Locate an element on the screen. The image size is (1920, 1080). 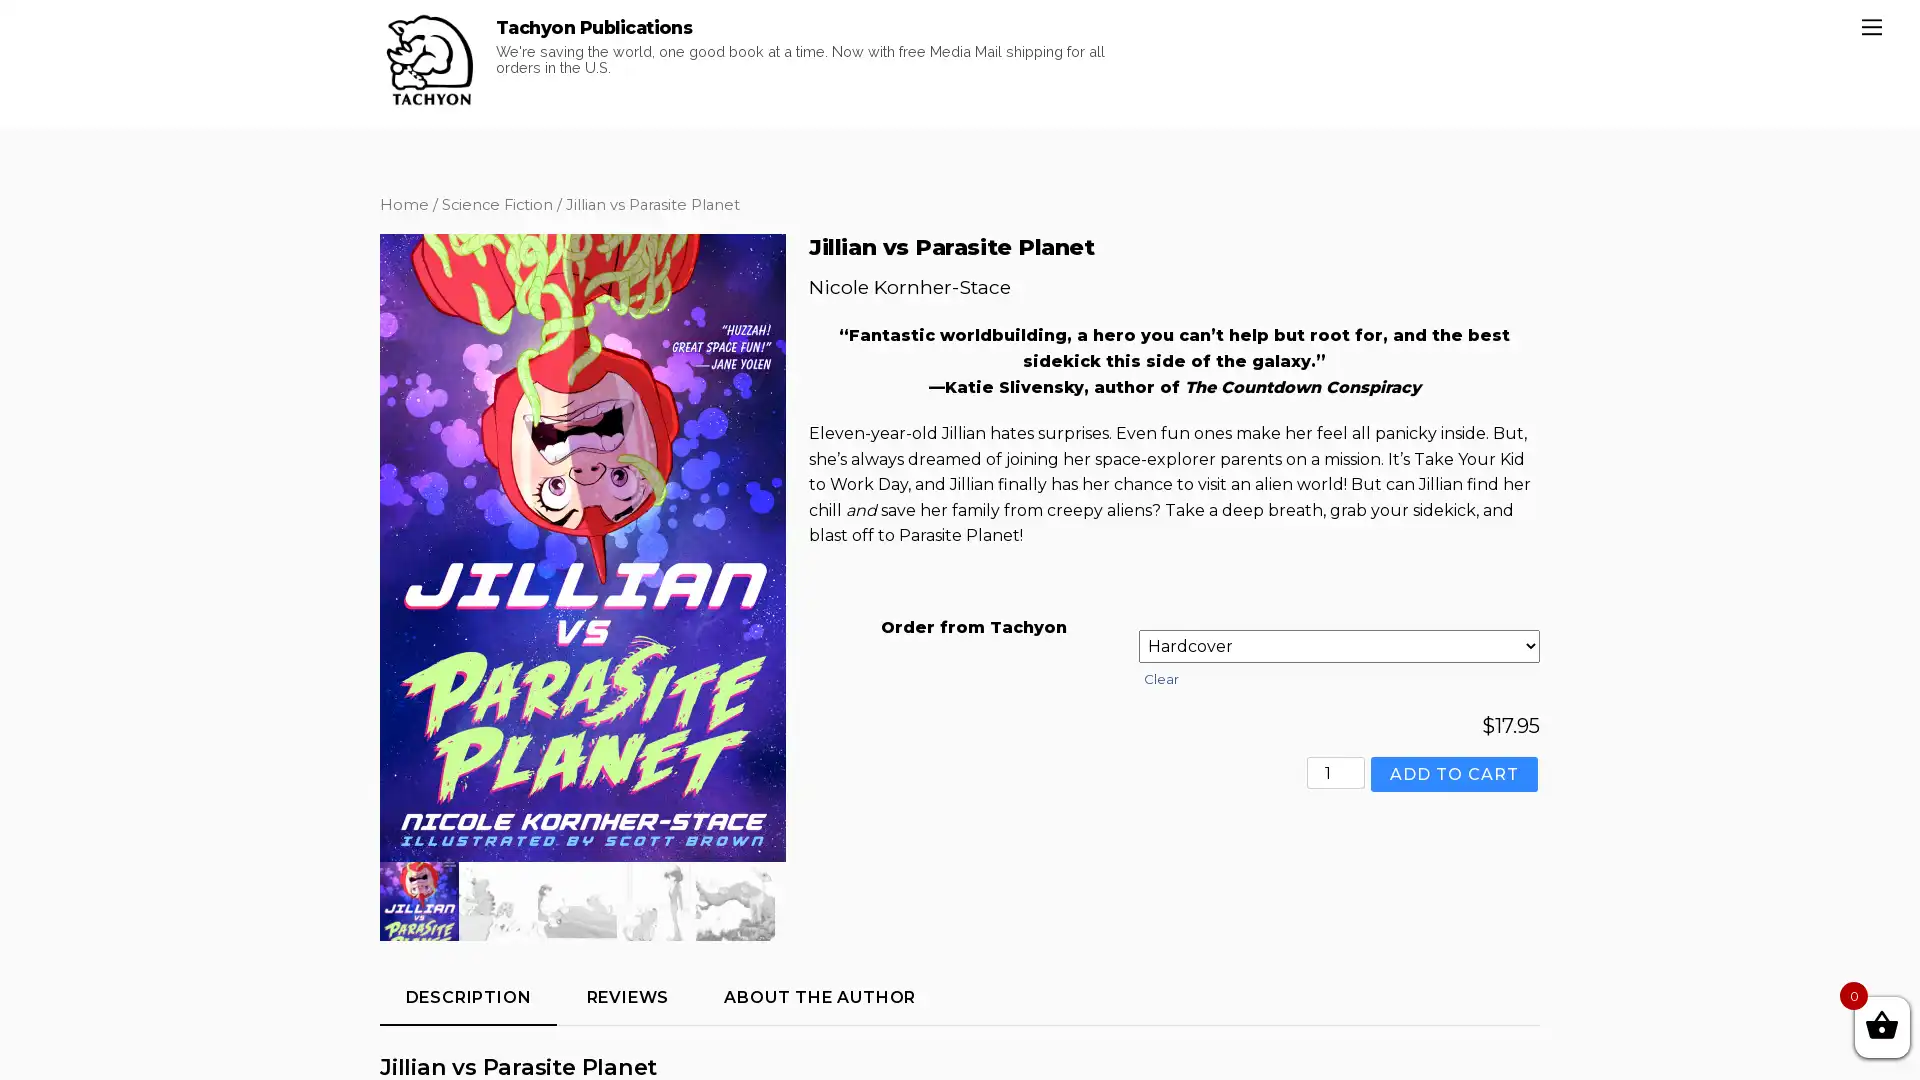
ADD TO CART is located at coordinates (1454, 875).